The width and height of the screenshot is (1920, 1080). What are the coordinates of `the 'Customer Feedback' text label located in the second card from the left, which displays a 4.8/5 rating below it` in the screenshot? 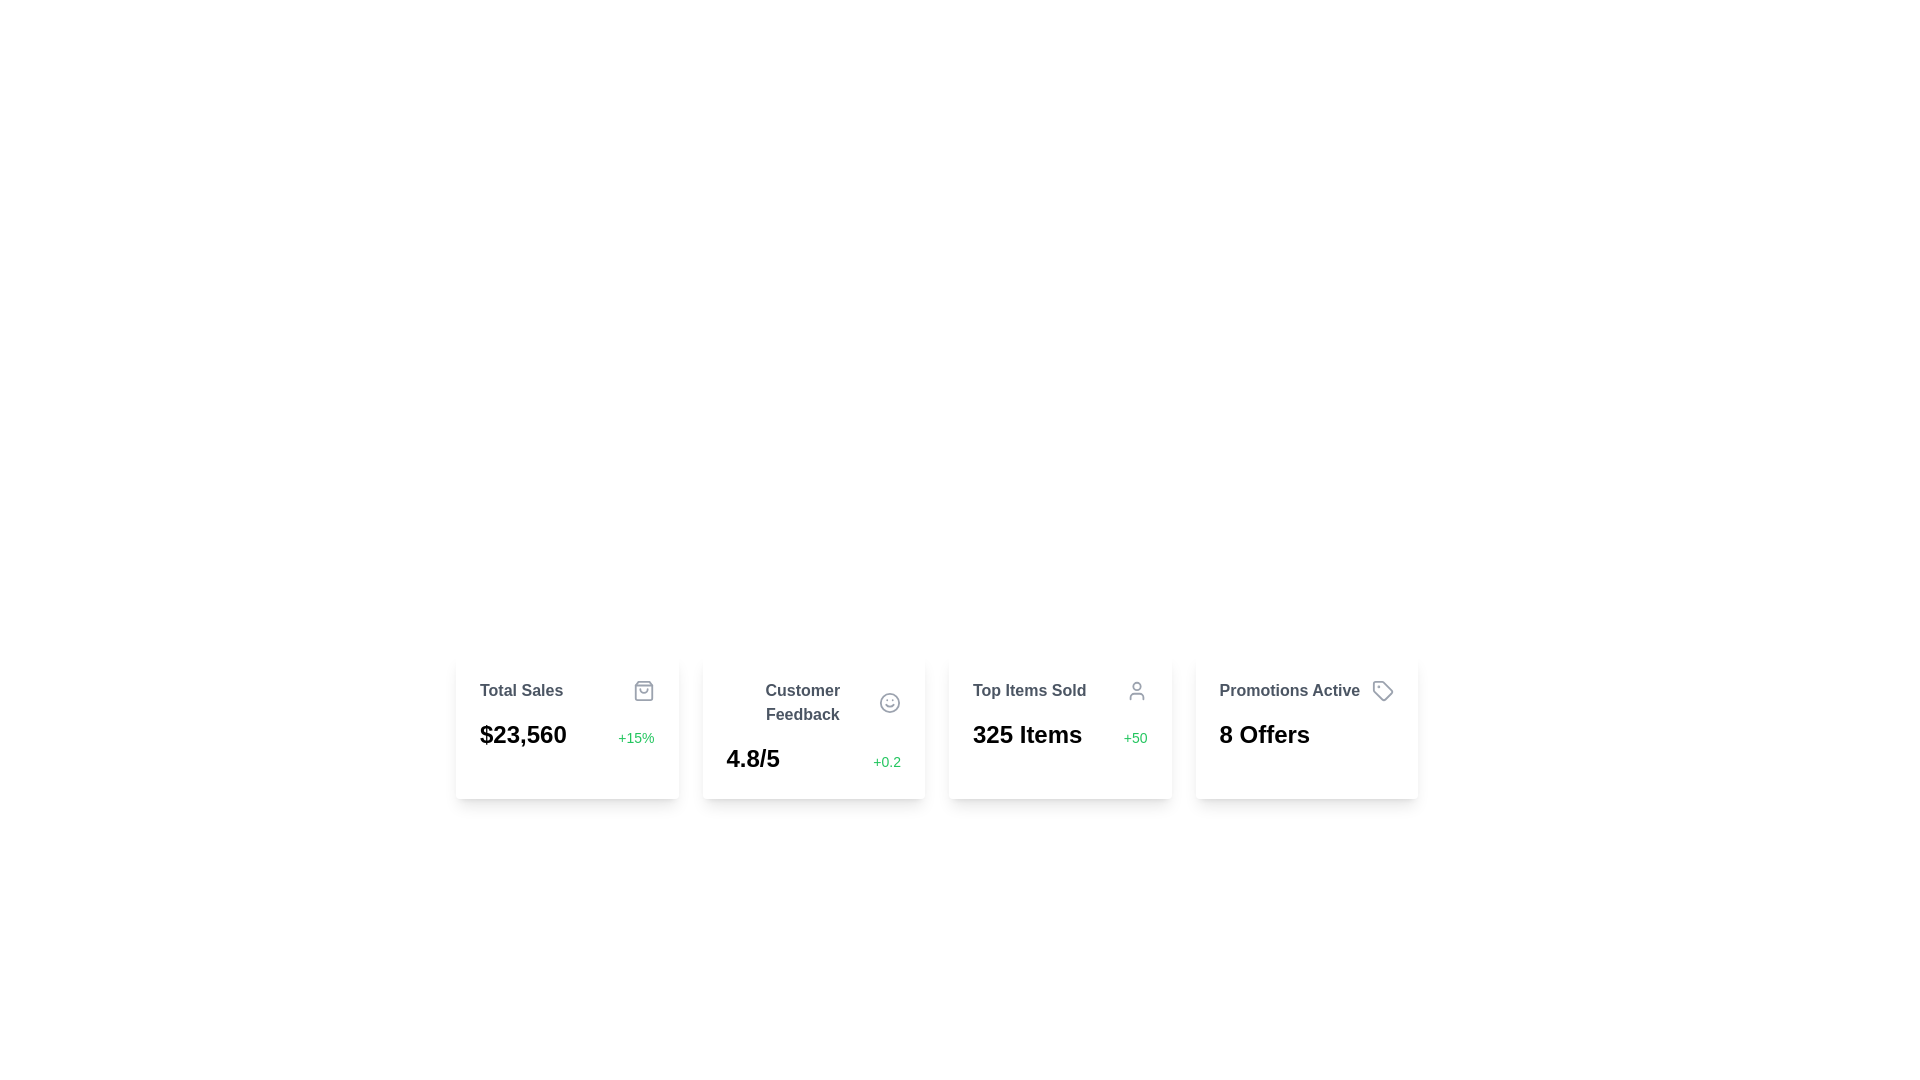 It's located at (802, 701).